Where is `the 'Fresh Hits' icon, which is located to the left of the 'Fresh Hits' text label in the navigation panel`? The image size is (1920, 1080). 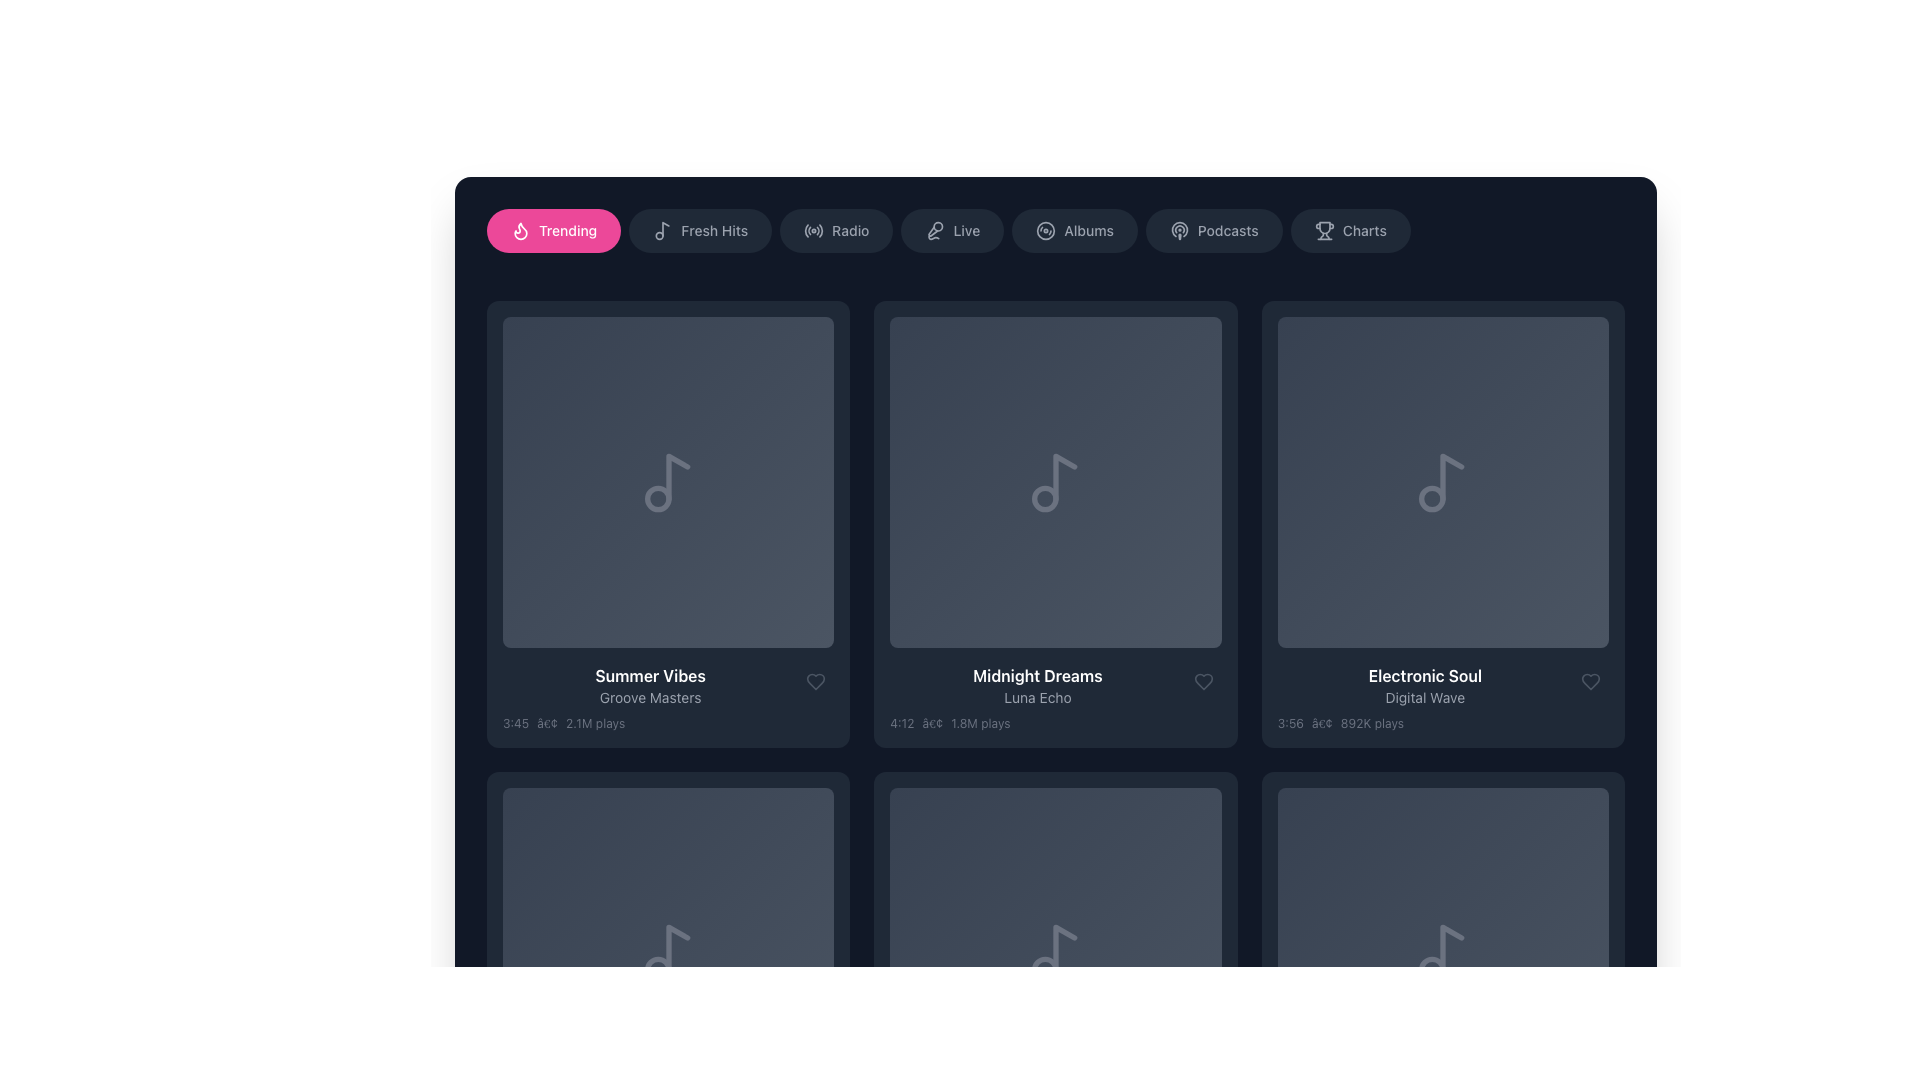 the 'Fresh Hits' icon, which is located to the left of the 'Fresh Hits' text label in the navigation panel is located at coordinates (663, 230).